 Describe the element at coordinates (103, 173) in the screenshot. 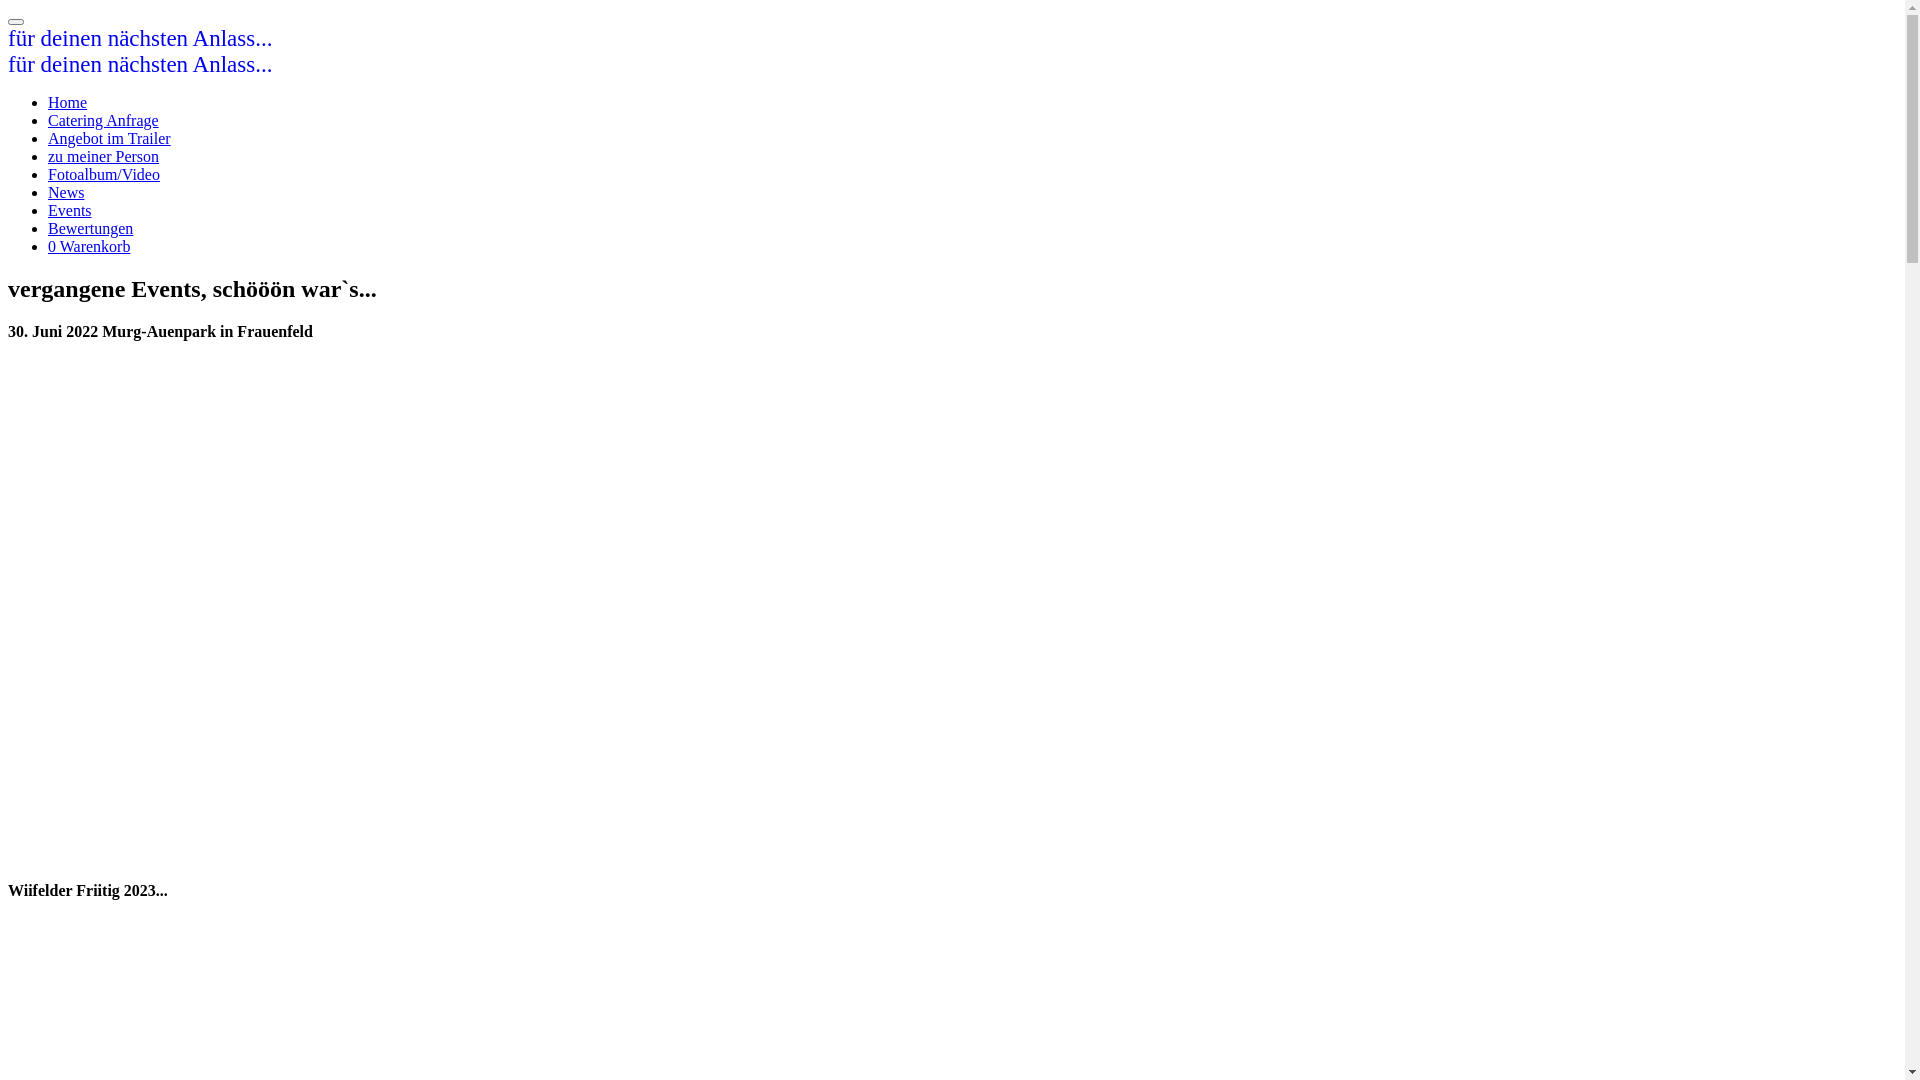

I see `'Fotoalbum/Video'` at that location.